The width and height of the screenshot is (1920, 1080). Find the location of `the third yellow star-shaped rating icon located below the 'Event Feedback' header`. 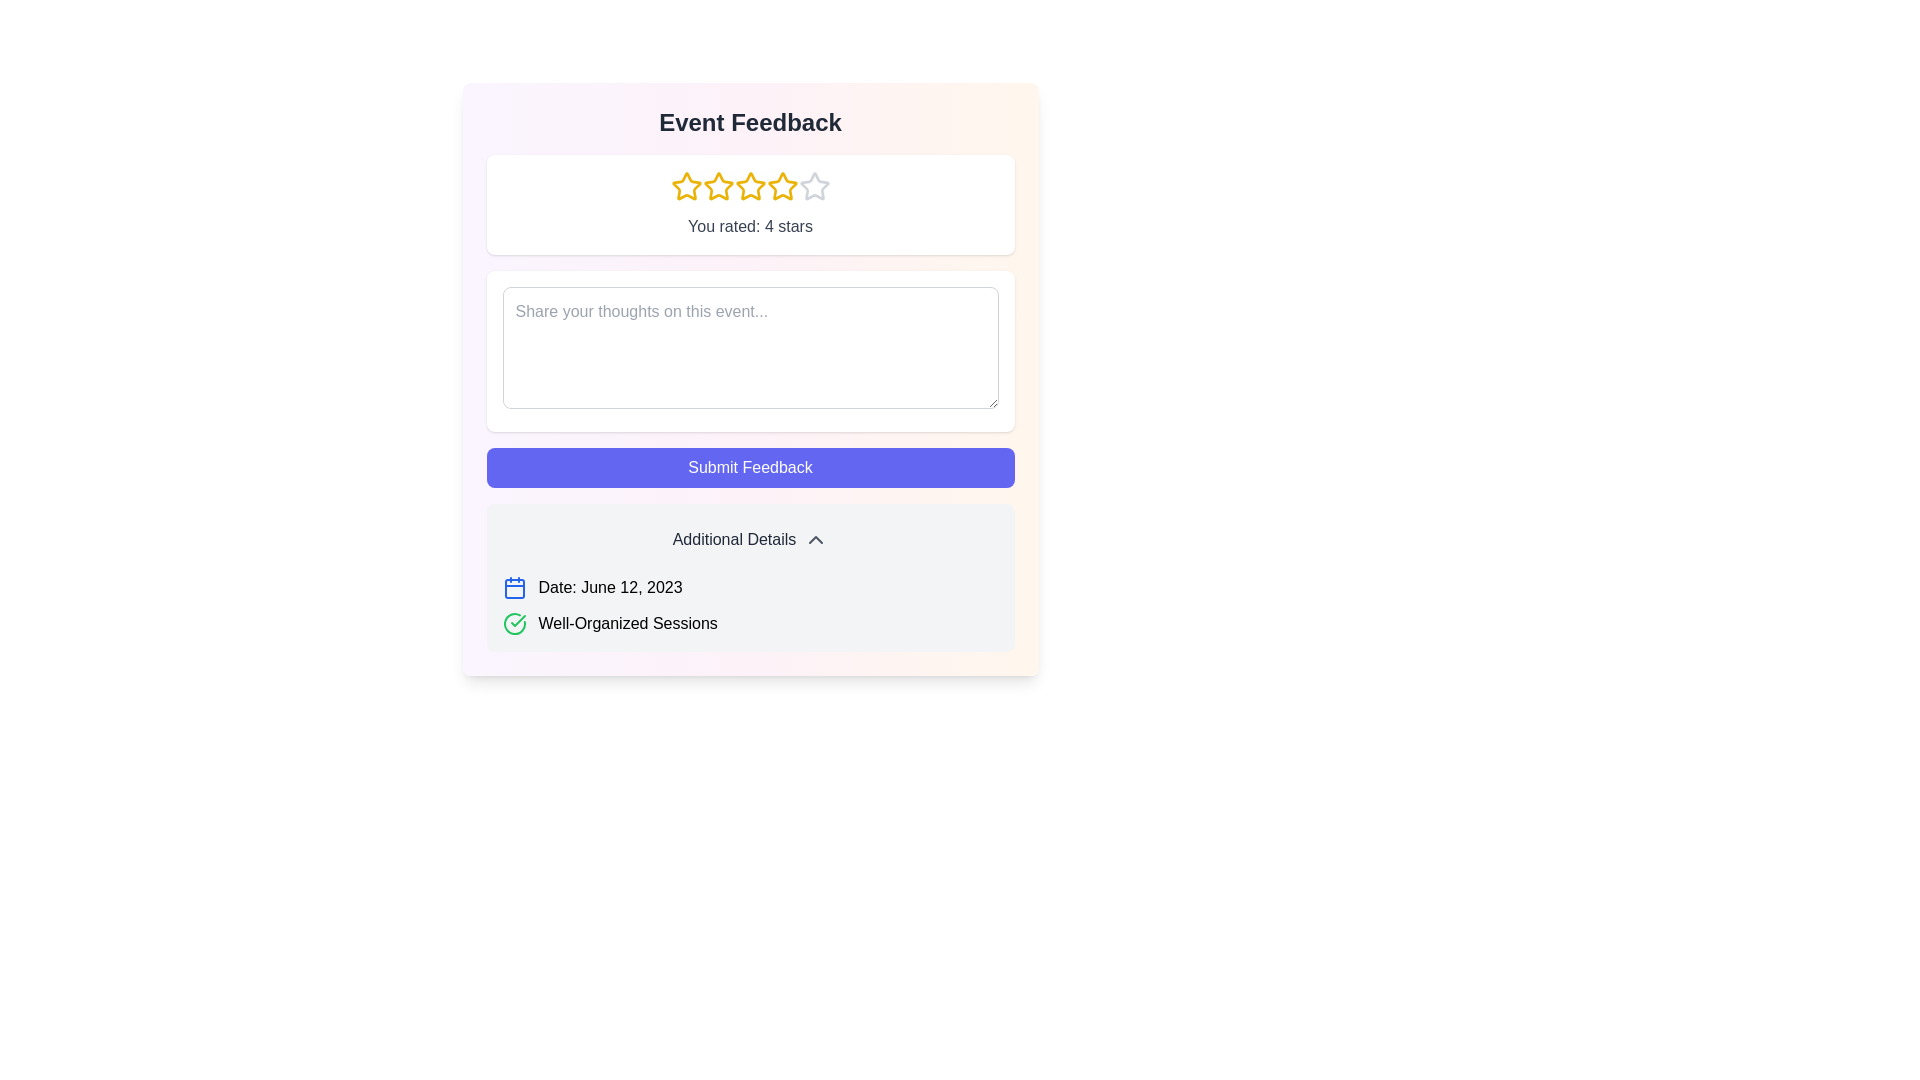

the third yellow star-shaped rating icon located below the 'Event Feedback' header is located at coordinates (718, 186).